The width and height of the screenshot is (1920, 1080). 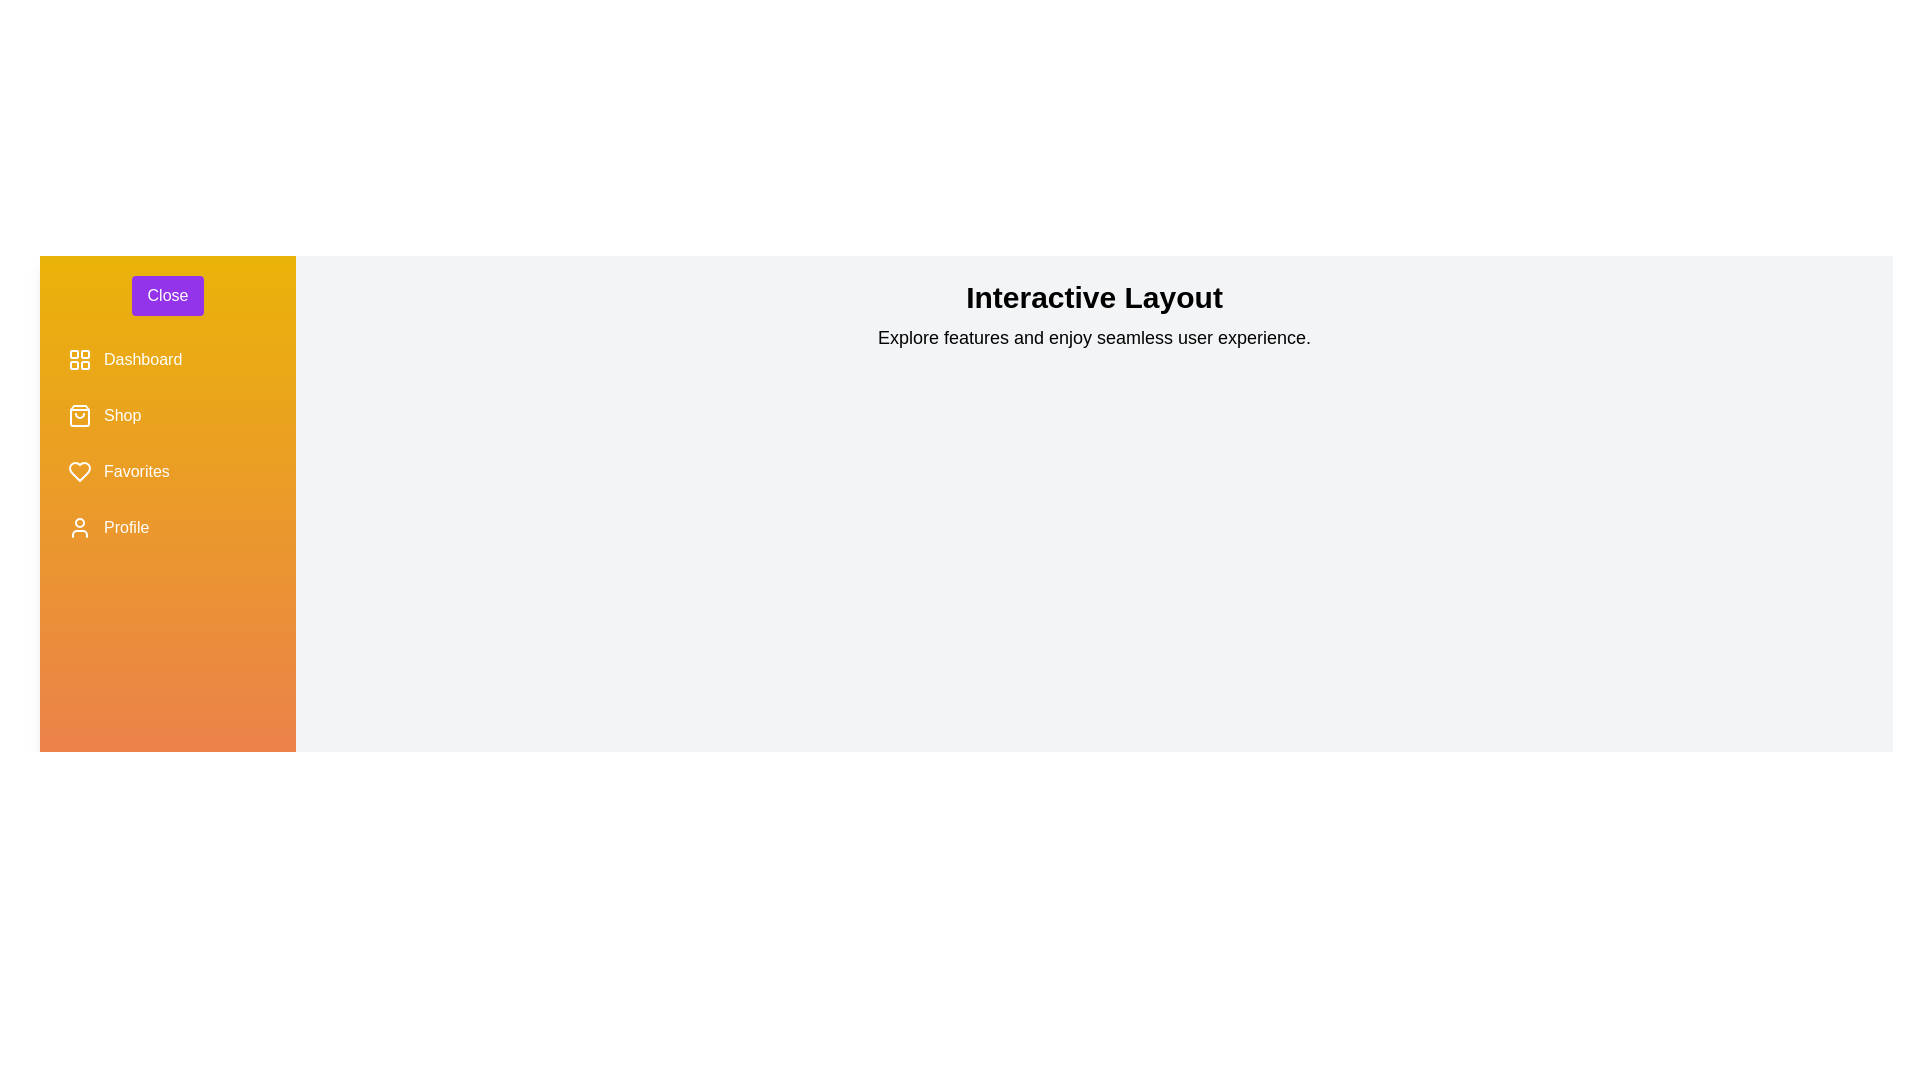 What do you see at coordinates (168, 471) in the screenshot?
I see `the menu item labeled Favorites to observe its hover effect` at bounding box center [168, 471].